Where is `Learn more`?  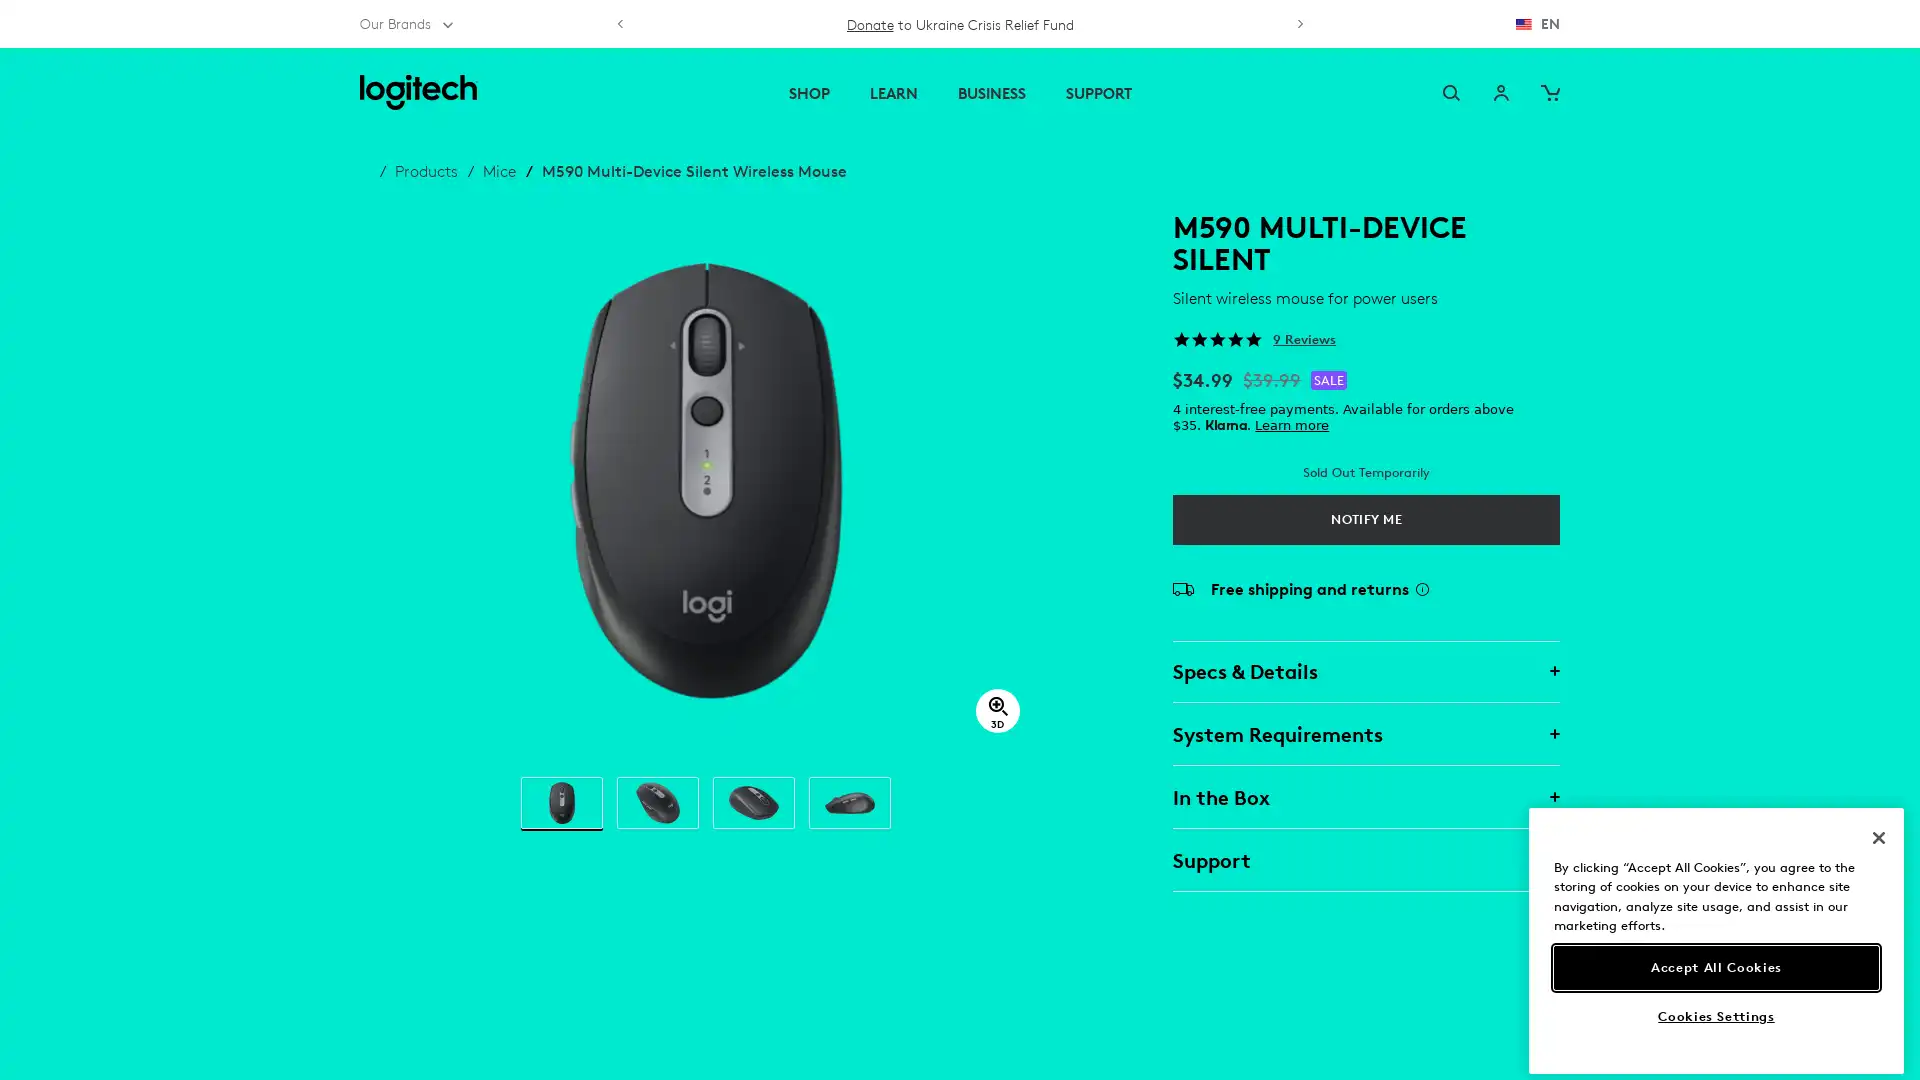
Learn more is located at coordinates (1291, 424).